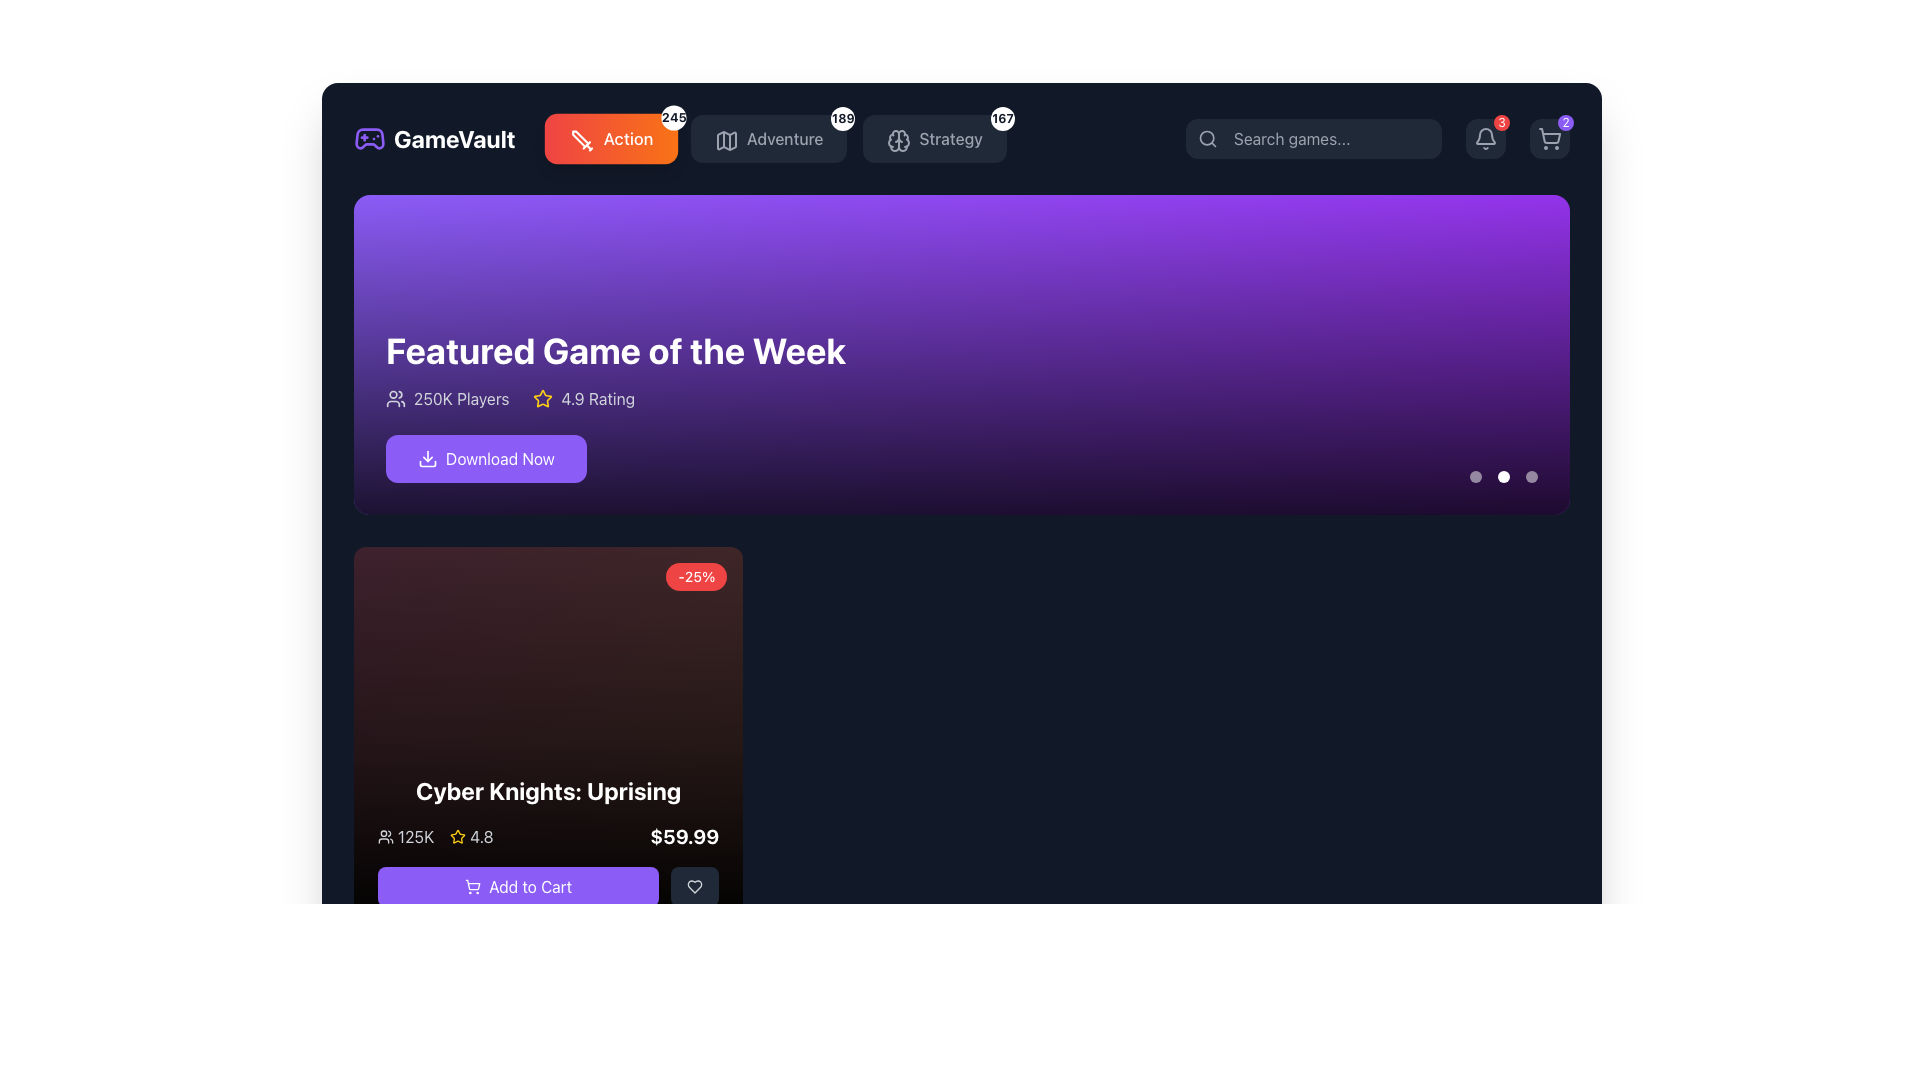 This screenshot has width=1920, height=1080. What do you see at coordinates (518, 886) in the screenshot?
I see `the 'Add to Cart' button for 'Cyber Knights: Uprising' to observe the hover effect` at bounding box center [518, 886].